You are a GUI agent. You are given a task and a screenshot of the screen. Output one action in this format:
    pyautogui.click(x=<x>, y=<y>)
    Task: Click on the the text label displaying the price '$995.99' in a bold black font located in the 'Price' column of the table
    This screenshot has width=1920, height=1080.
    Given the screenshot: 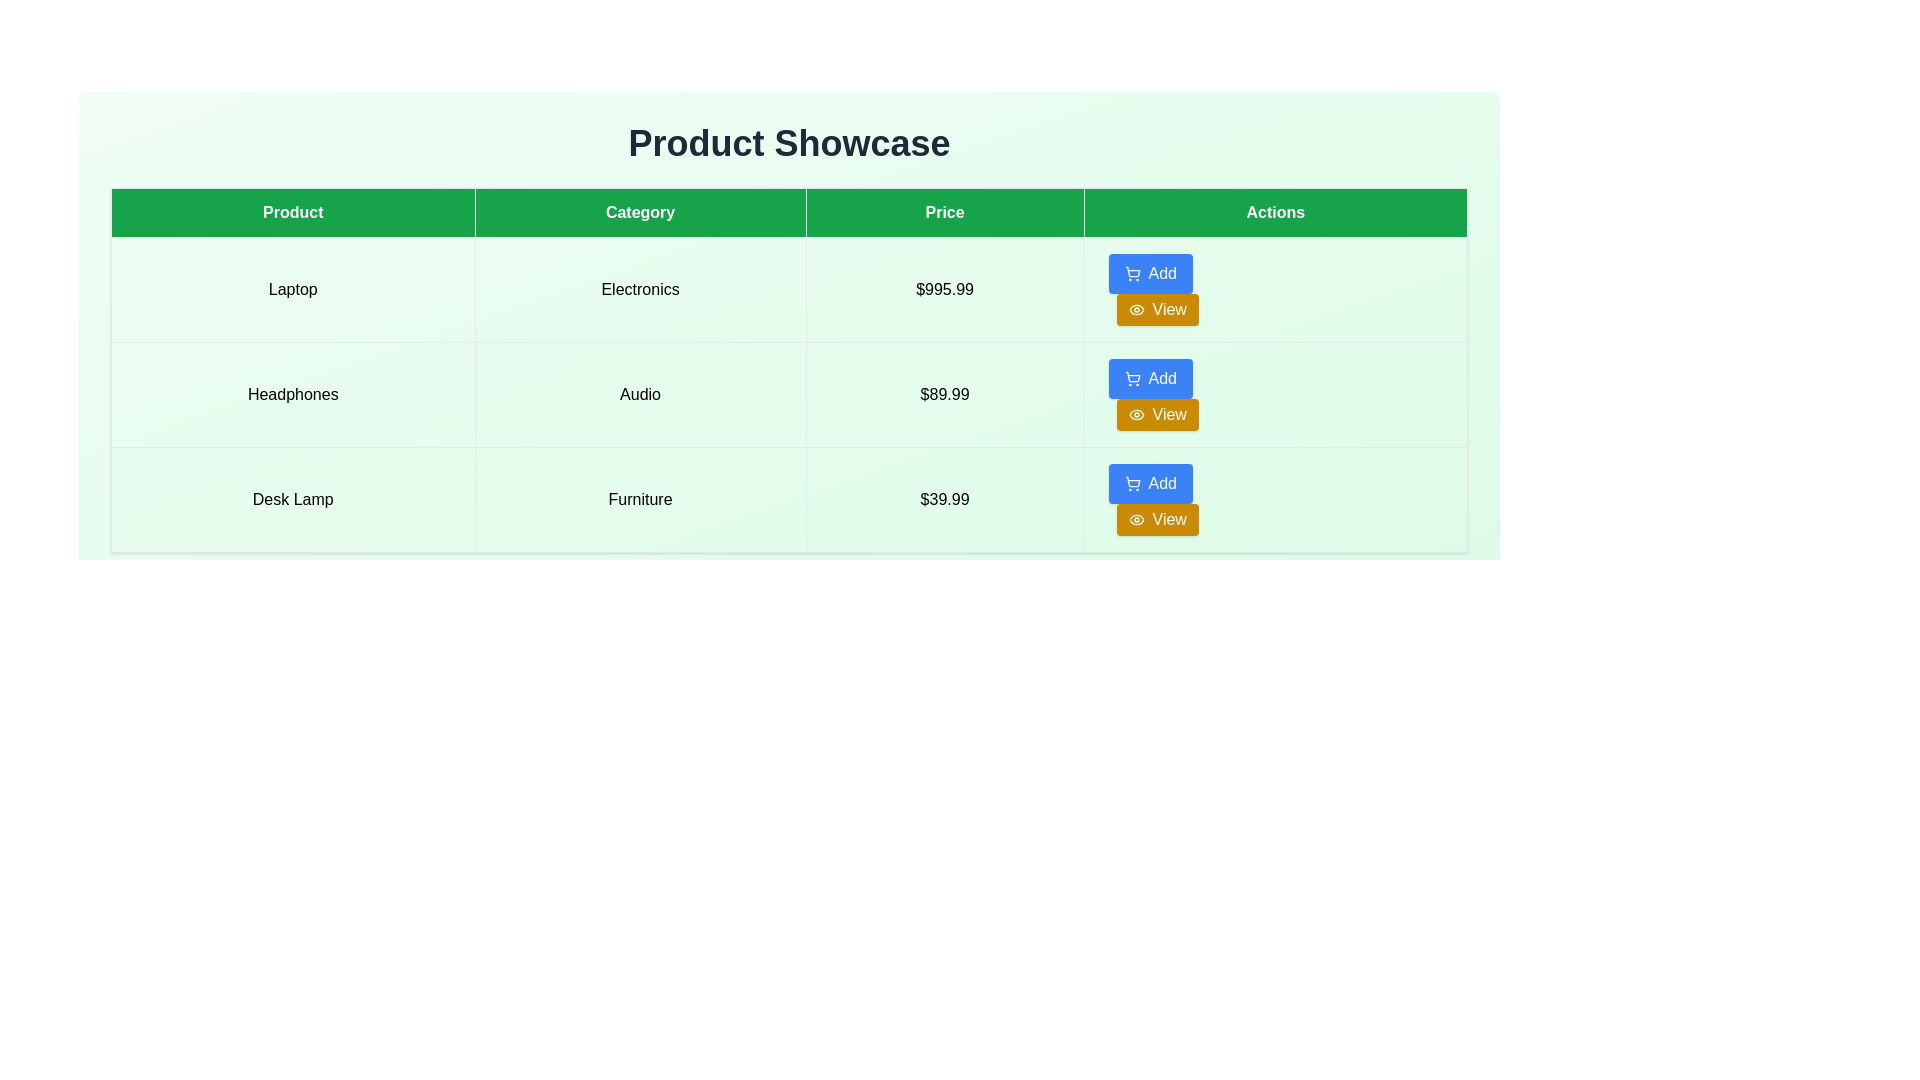 What is the action you would take?
    pyautogui.click(x=944, y=289)
    